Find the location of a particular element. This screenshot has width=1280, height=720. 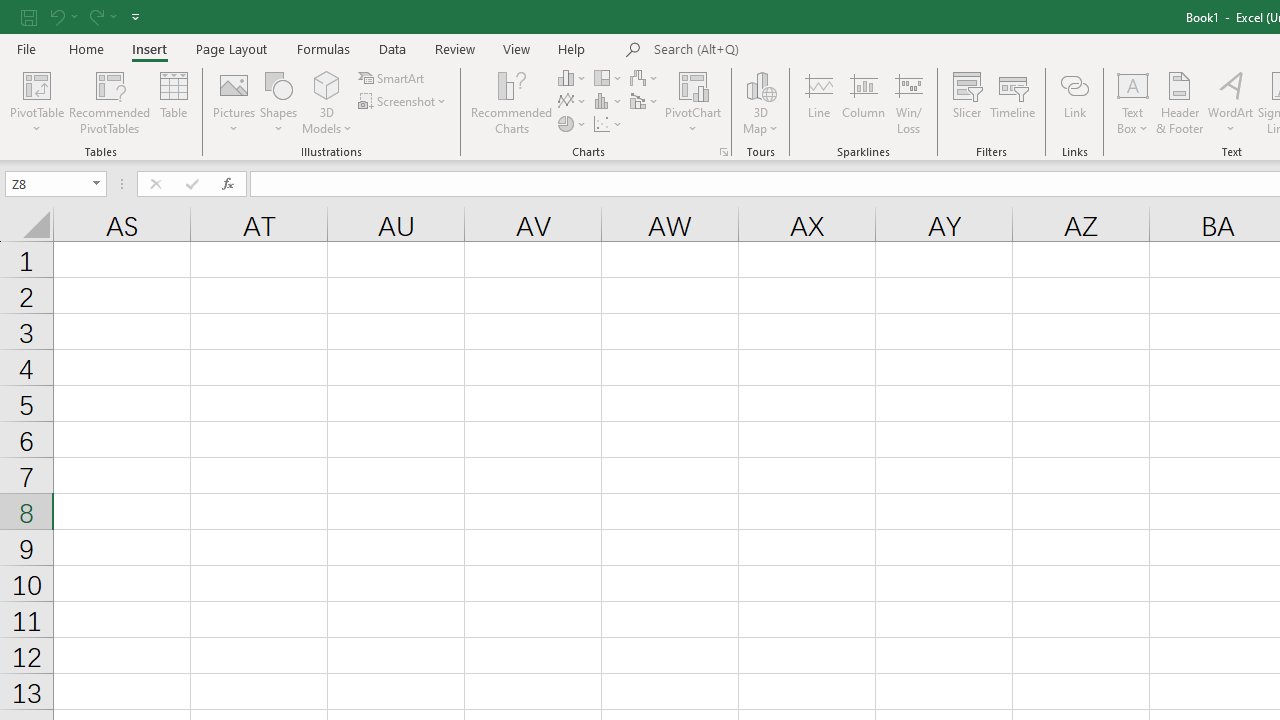

'Review' is located at coordinates (454, 48).